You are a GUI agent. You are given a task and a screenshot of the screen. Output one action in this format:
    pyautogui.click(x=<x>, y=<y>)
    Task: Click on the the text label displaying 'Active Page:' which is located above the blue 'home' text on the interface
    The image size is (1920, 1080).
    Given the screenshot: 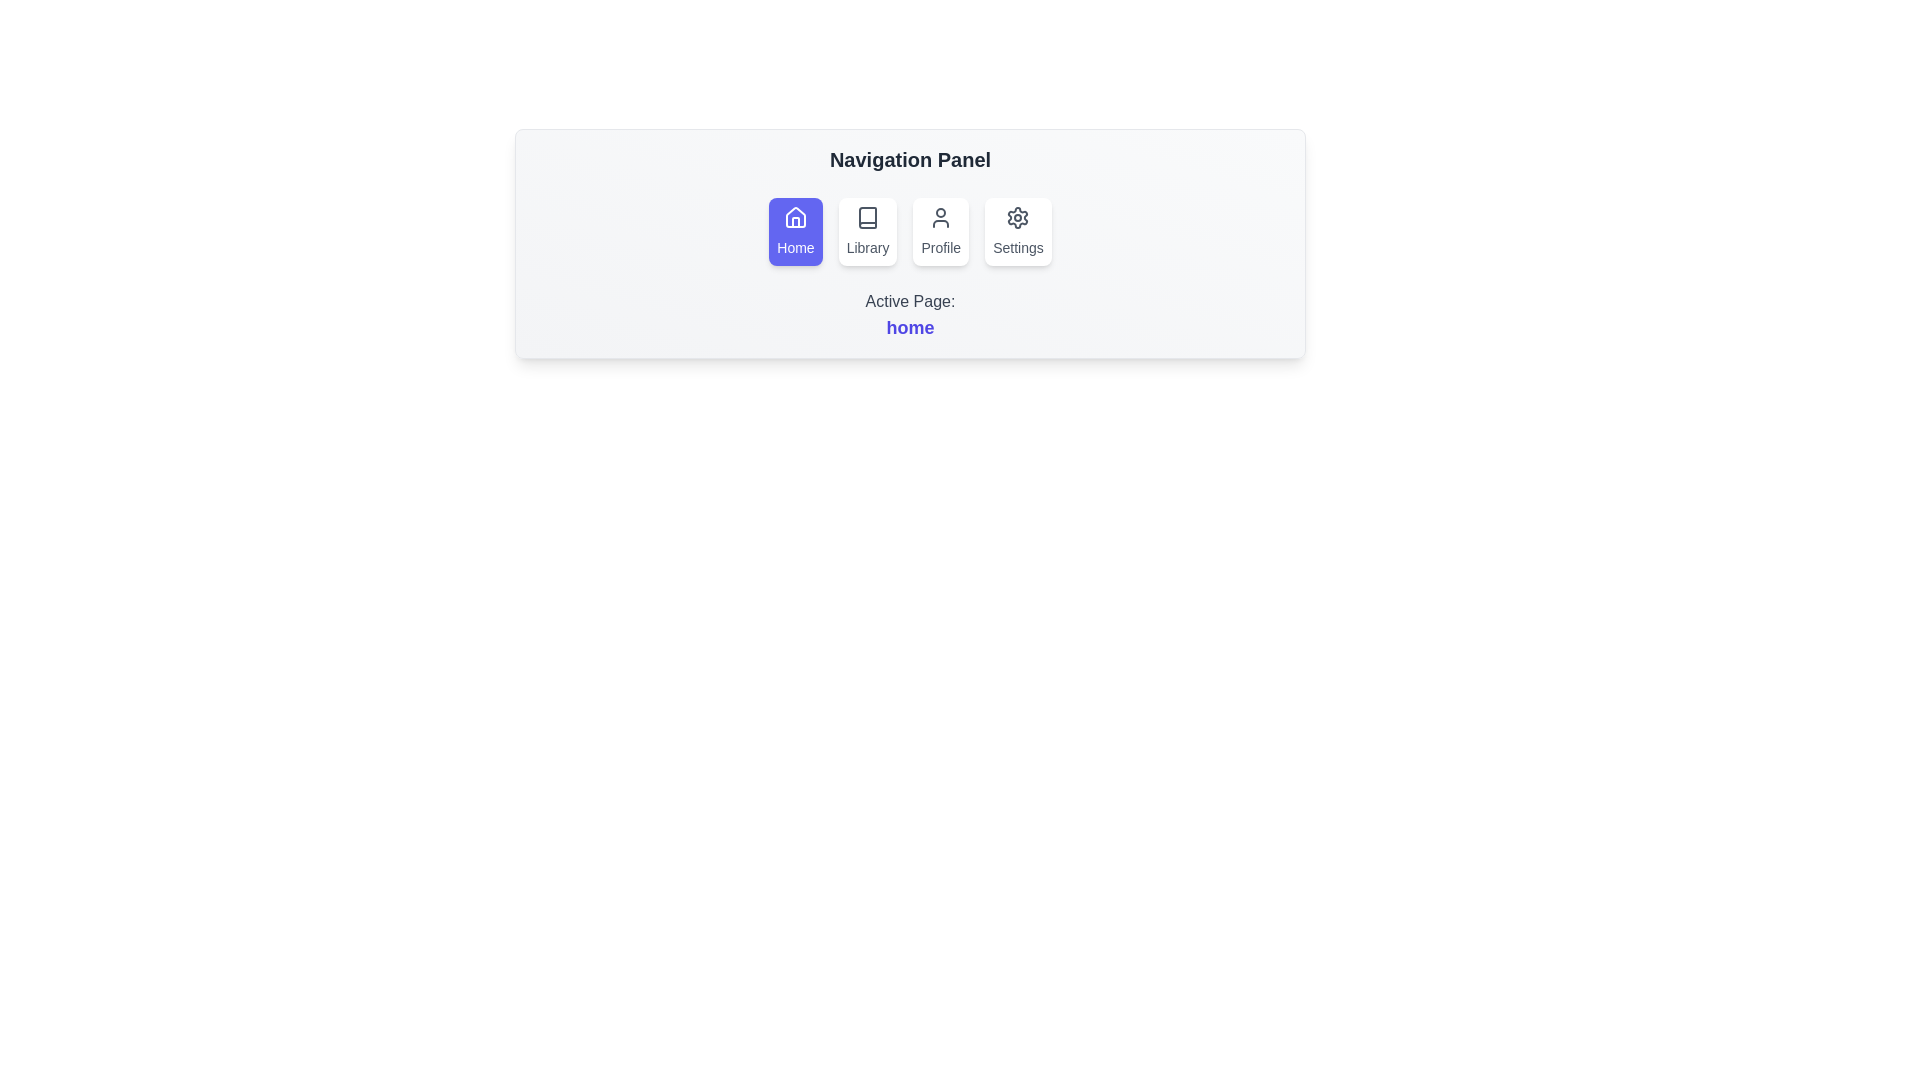 What is the action you would take?
    pyautogui.click(x=909, y=301)
    